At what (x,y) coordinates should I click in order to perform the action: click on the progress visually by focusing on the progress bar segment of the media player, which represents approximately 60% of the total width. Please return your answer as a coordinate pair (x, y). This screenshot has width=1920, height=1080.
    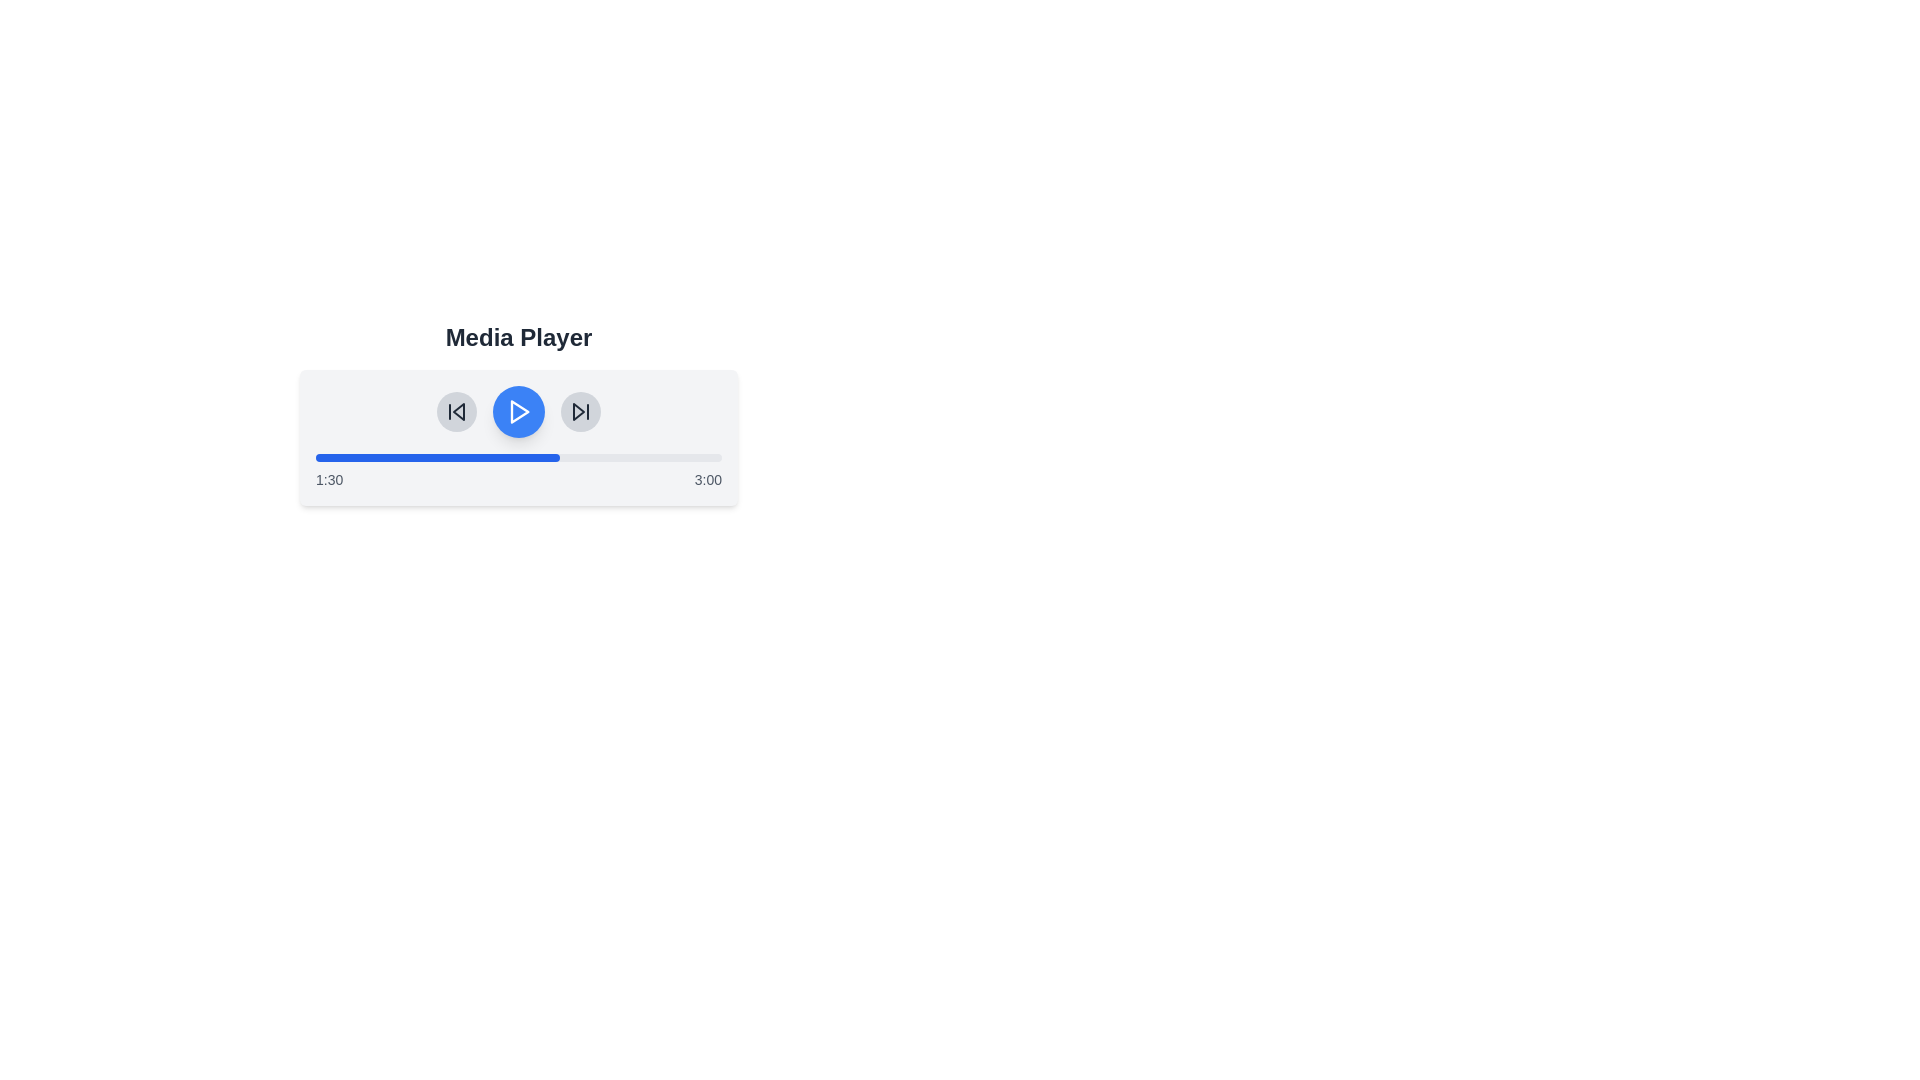
    Looking at the image, I should click on (436, 458).